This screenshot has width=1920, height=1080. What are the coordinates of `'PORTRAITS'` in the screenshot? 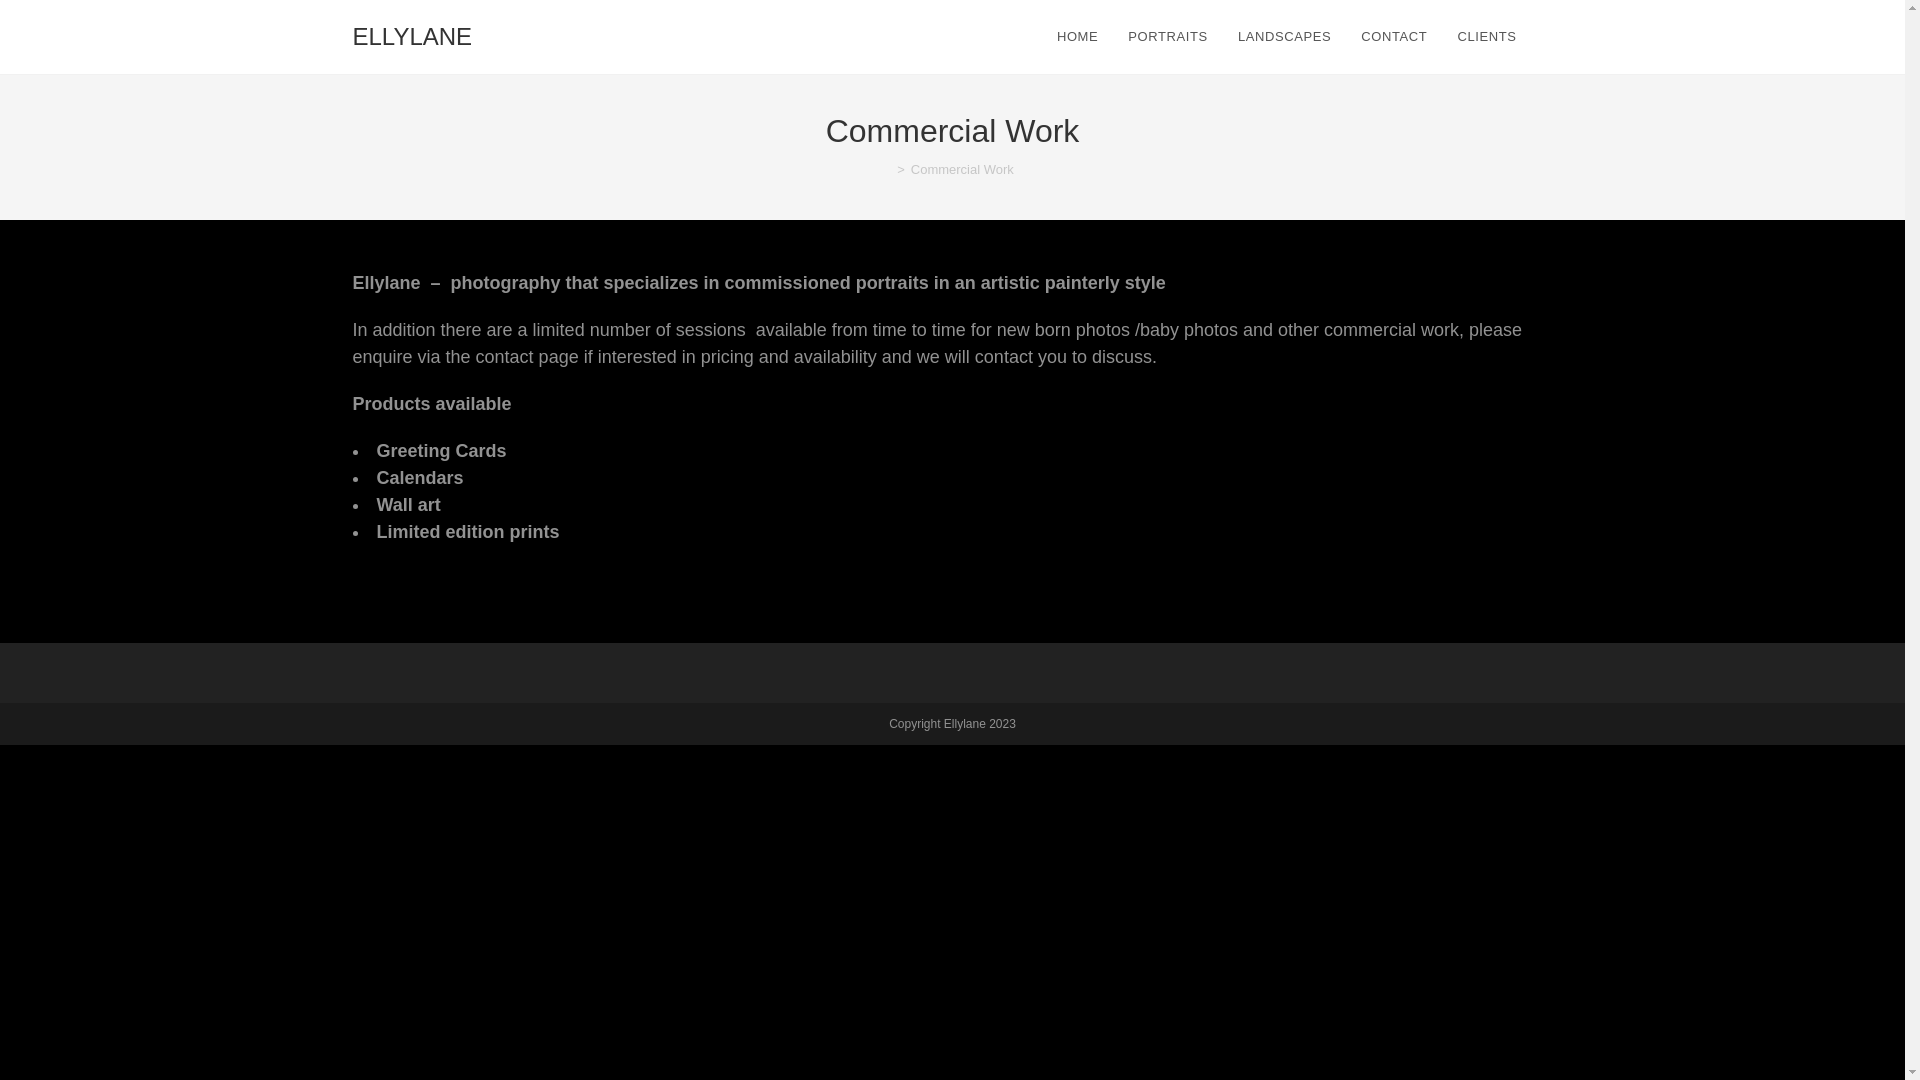 It's located at (1167, 37).